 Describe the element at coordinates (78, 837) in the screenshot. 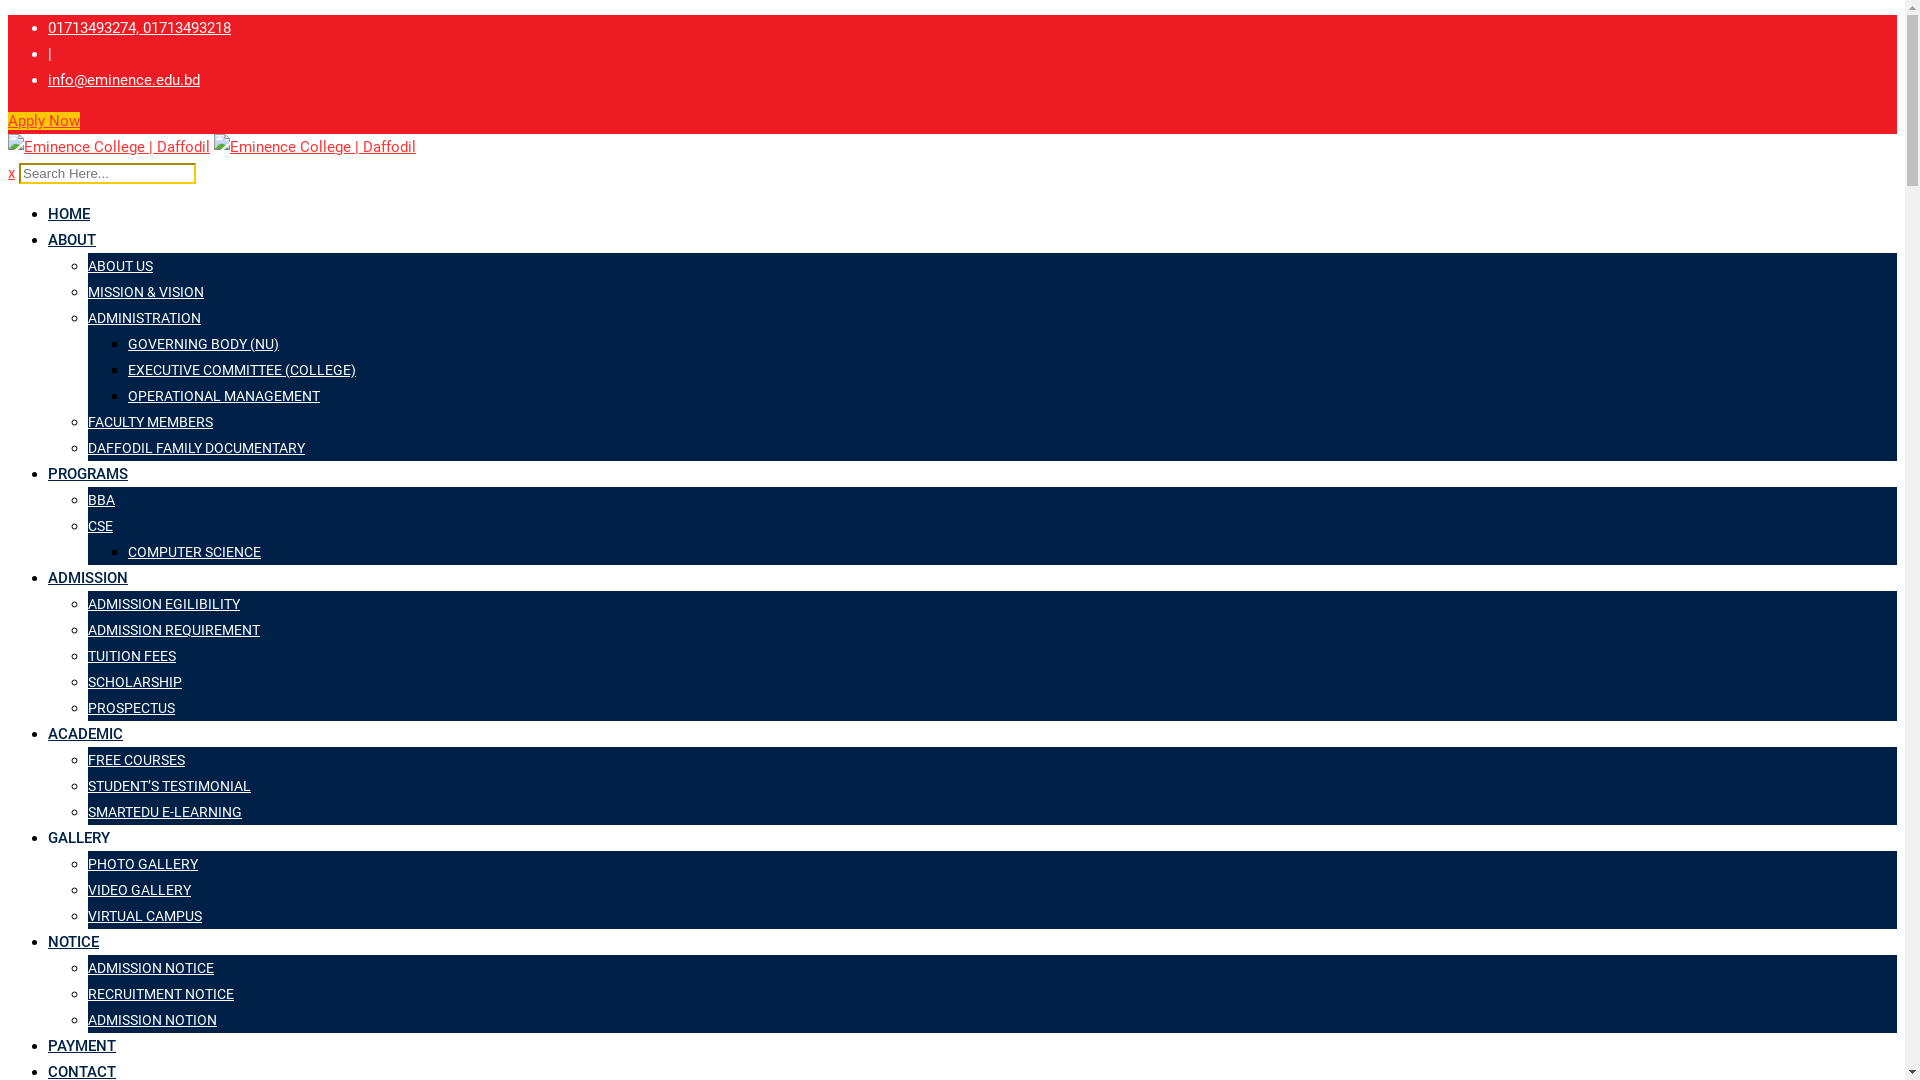

I see `'GALLERY'` at that location.